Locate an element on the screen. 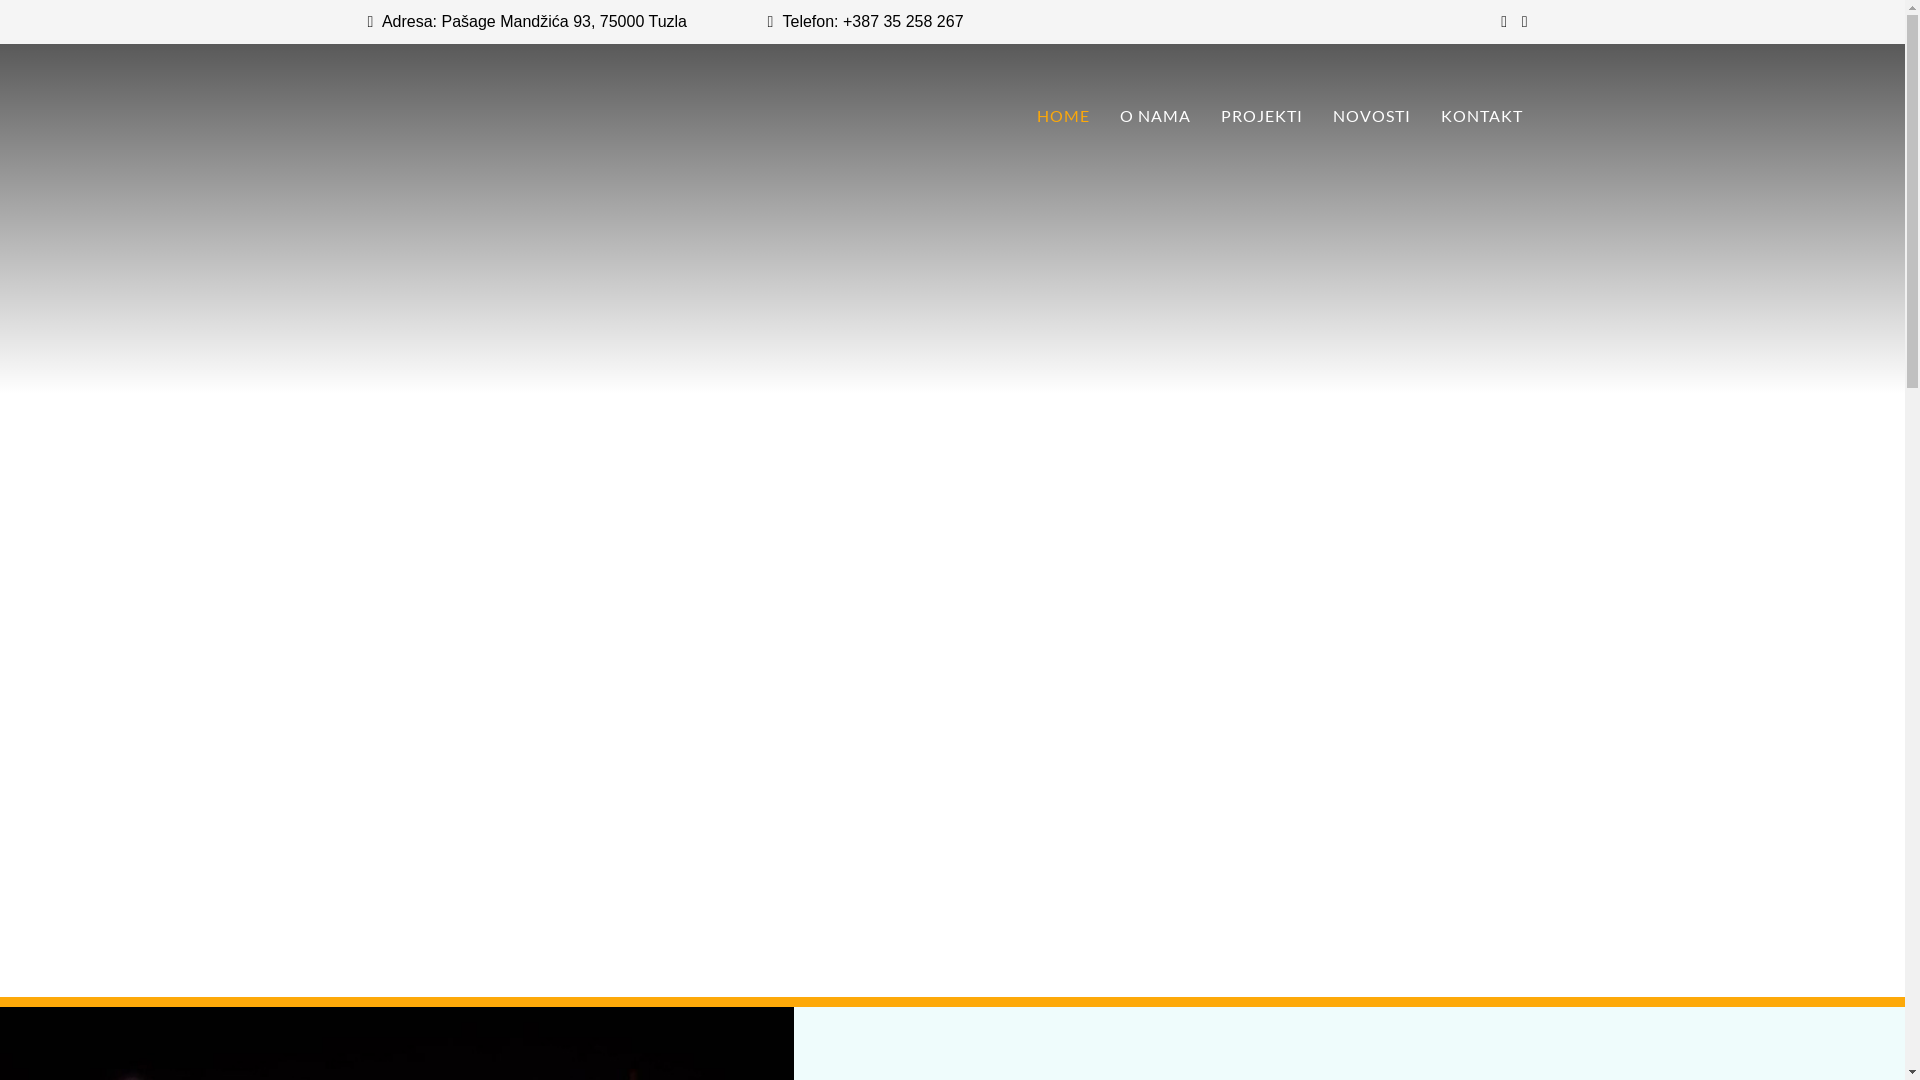  'HOME' is located at coordinates (1022, 115).